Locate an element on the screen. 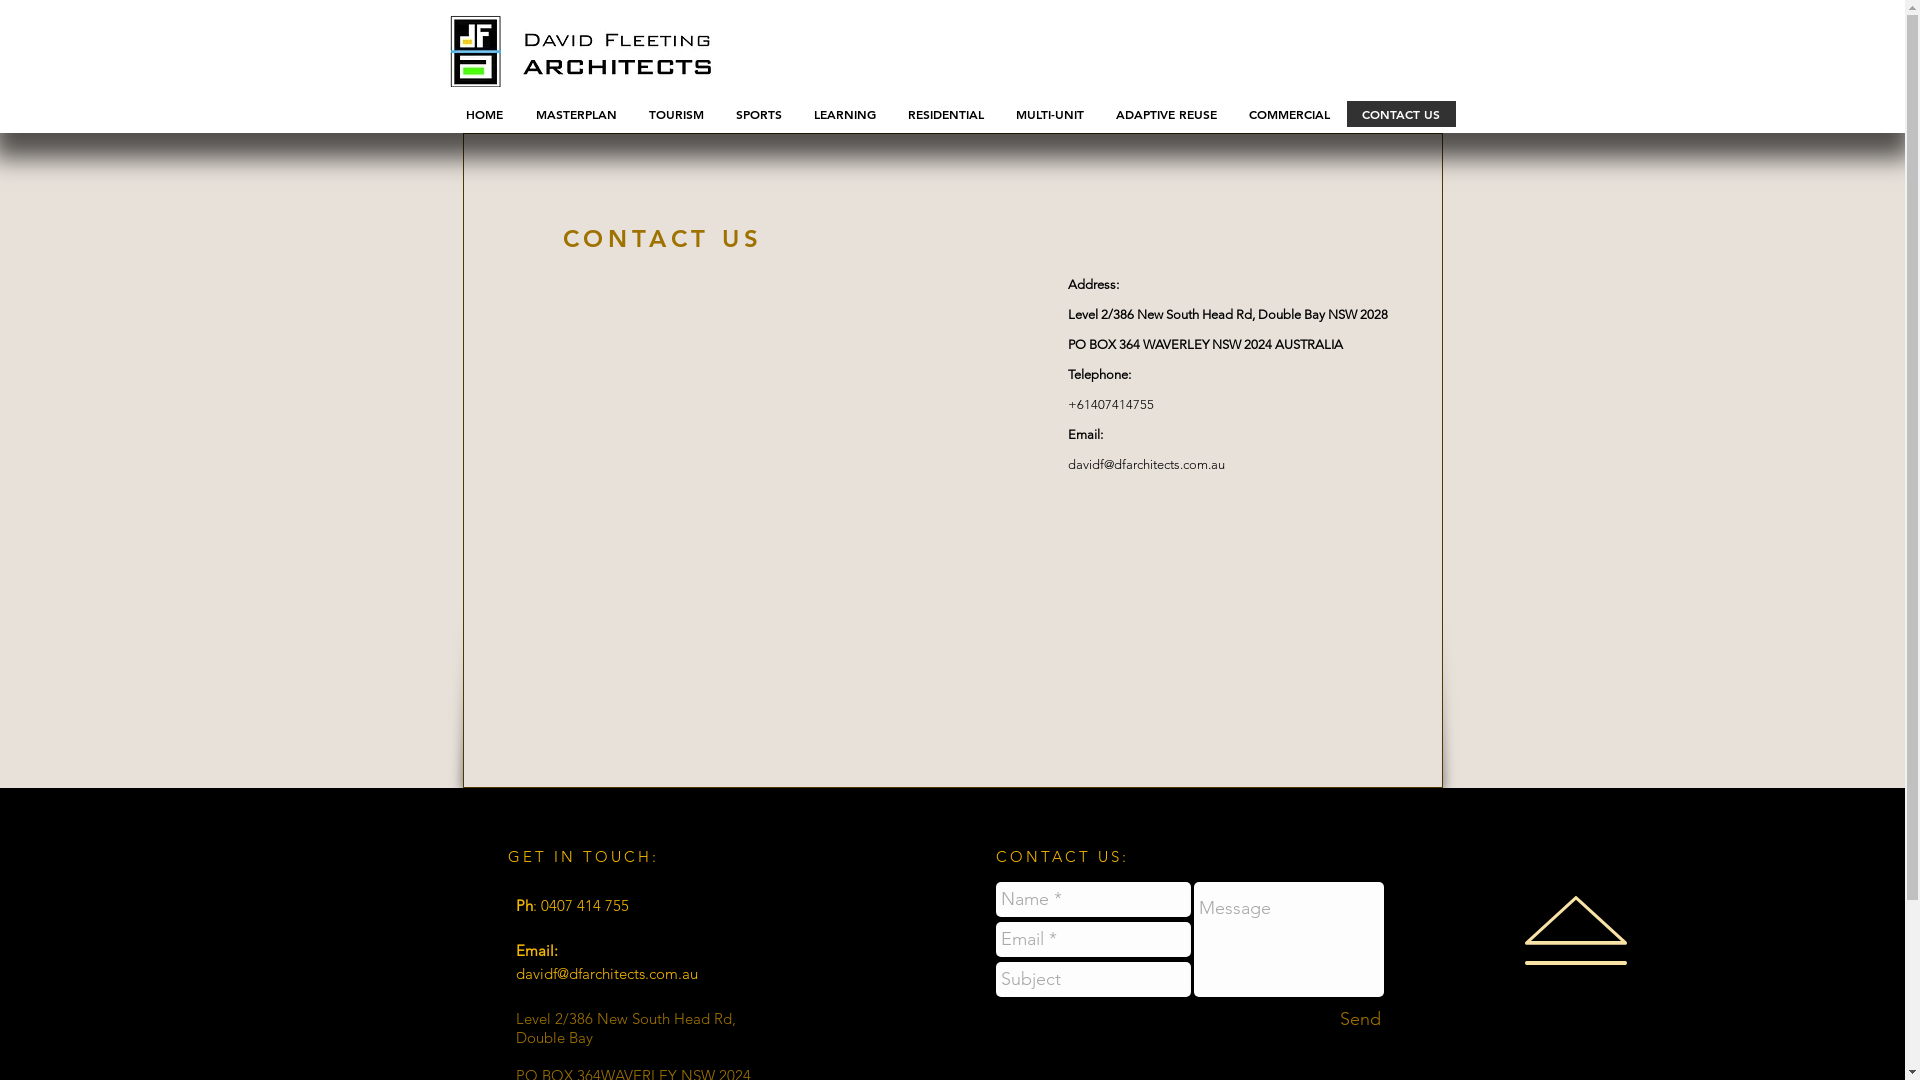  'ADAPTIVE REUSE' is located at coordinates (1166, 114).